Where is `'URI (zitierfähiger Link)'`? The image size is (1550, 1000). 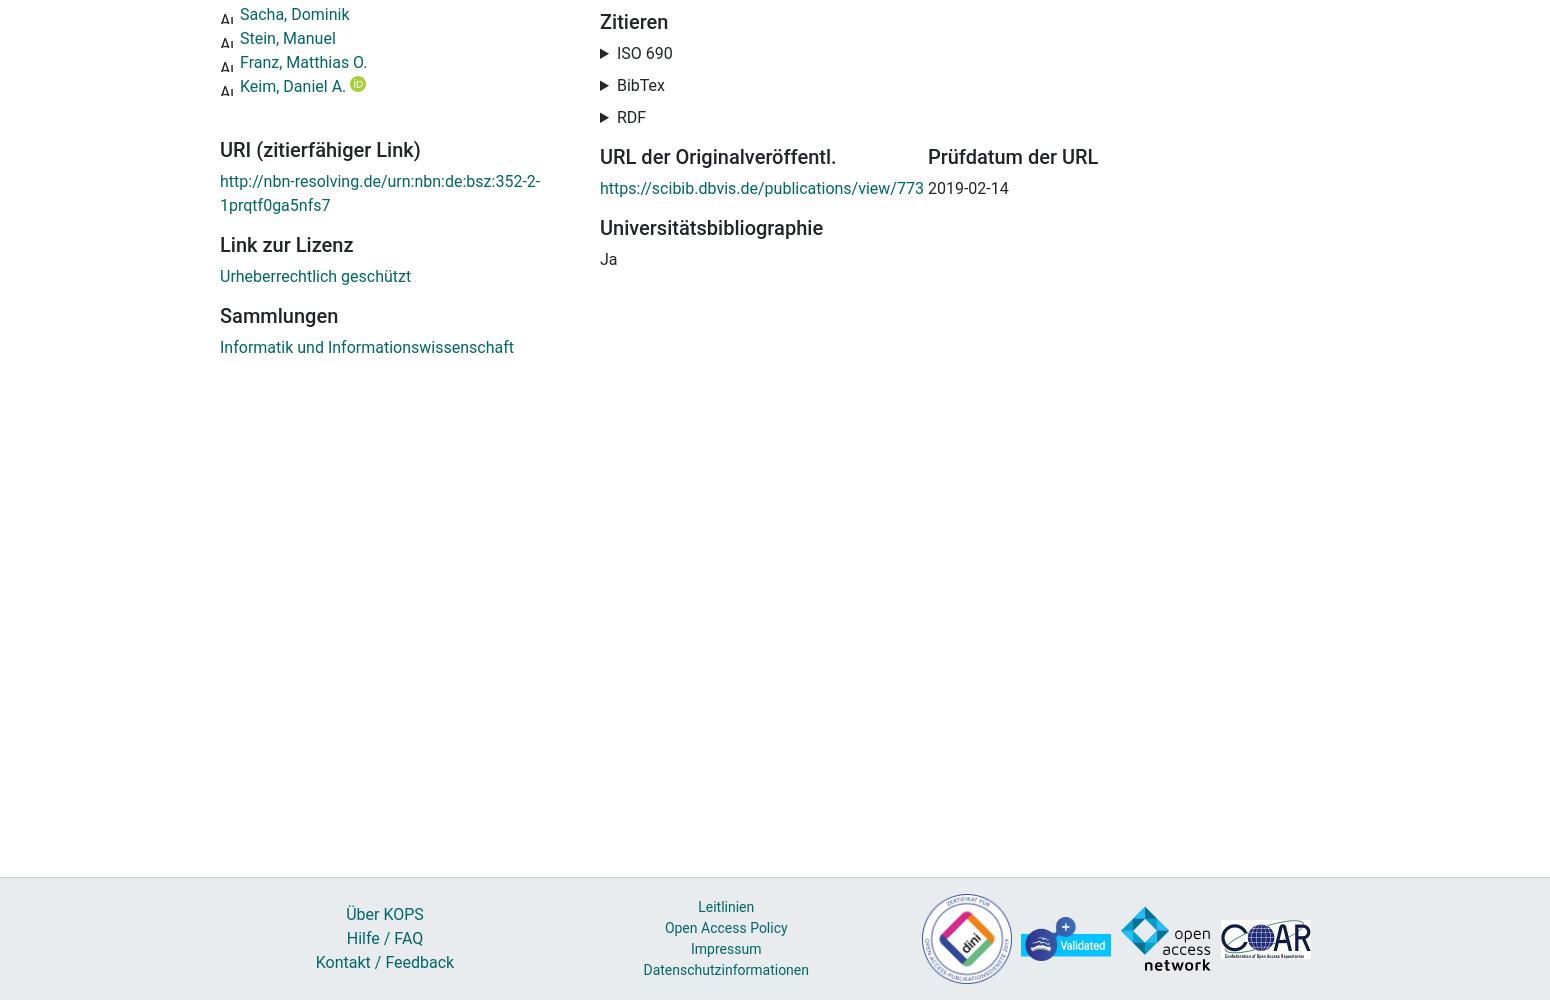 'URI (zitierfähiger Link)' is located at coordinates (319, 149).